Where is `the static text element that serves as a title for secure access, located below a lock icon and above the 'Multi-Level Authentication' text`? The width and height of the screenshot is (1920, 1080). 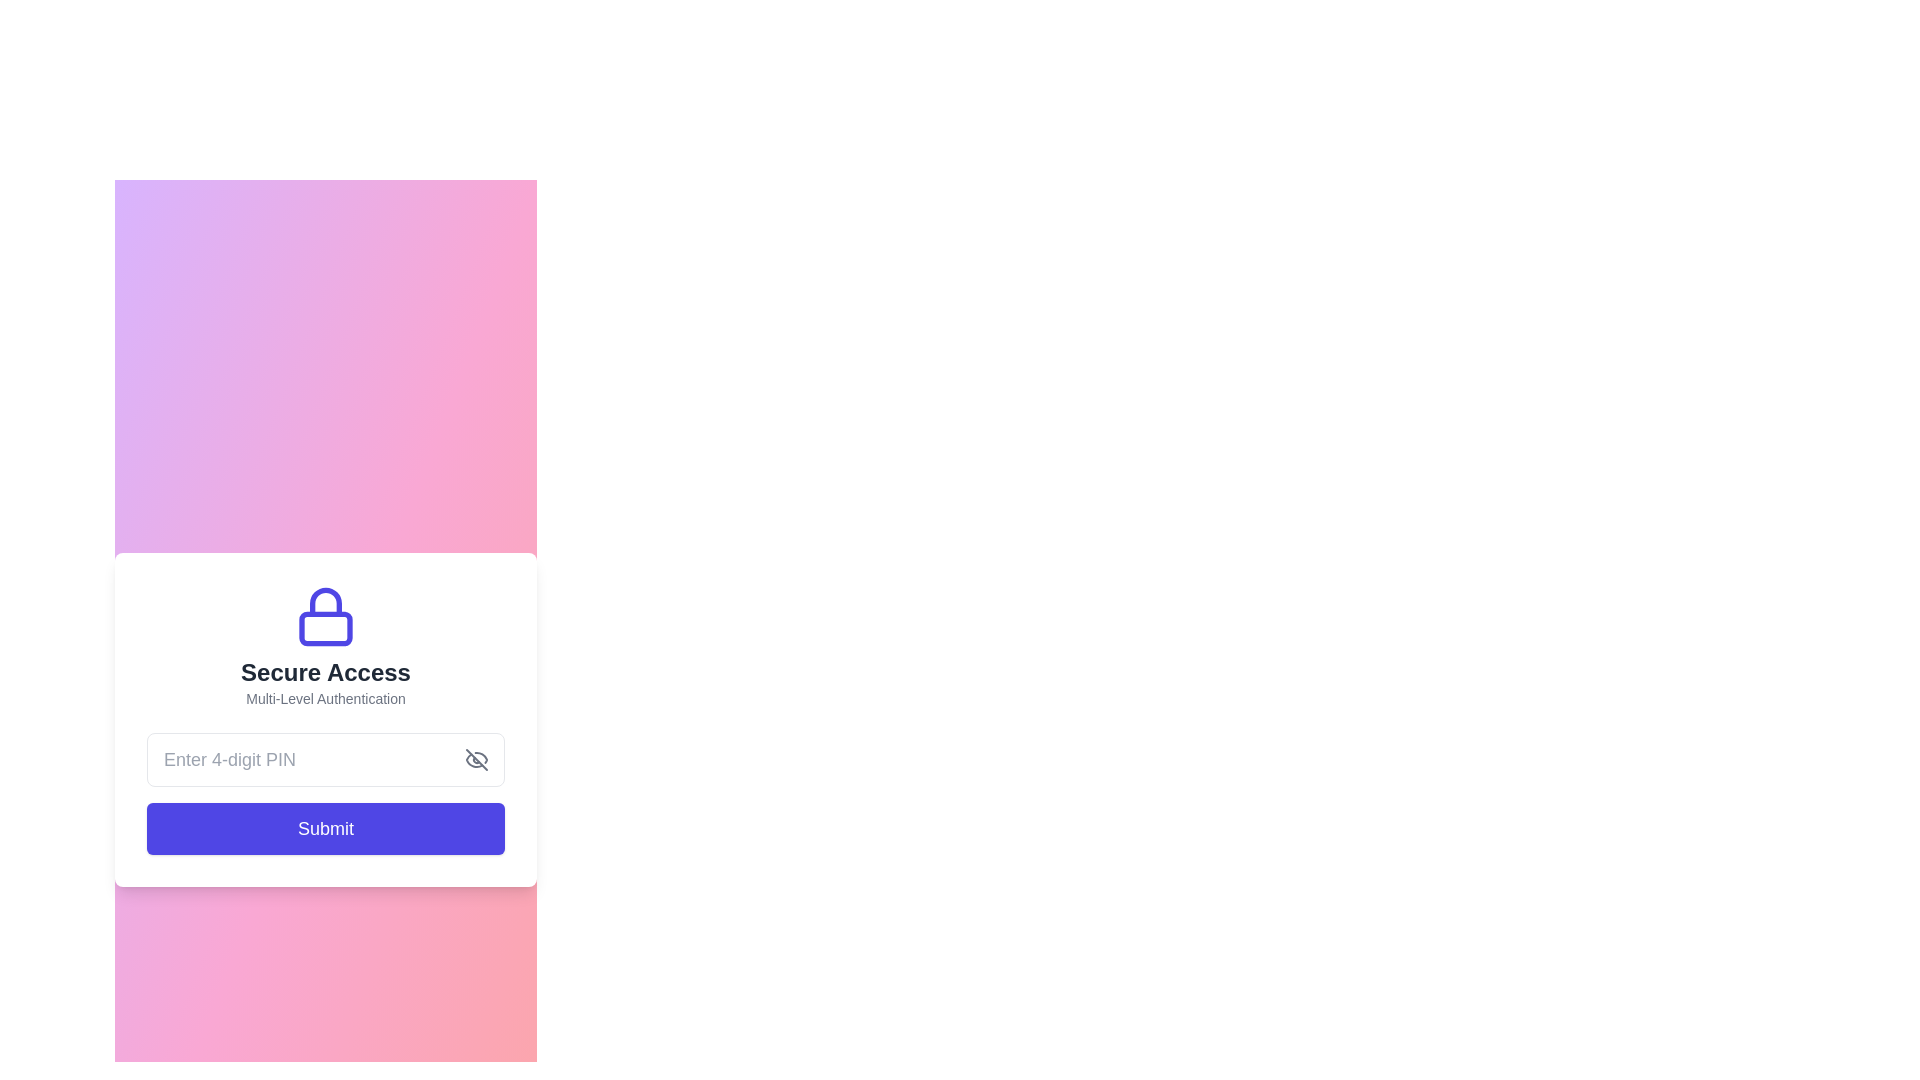
the static text element that serves as a title for secure access, located below a lock icon and above the 'Multi-Level Authentication' text is located at coordinates (326, 672).